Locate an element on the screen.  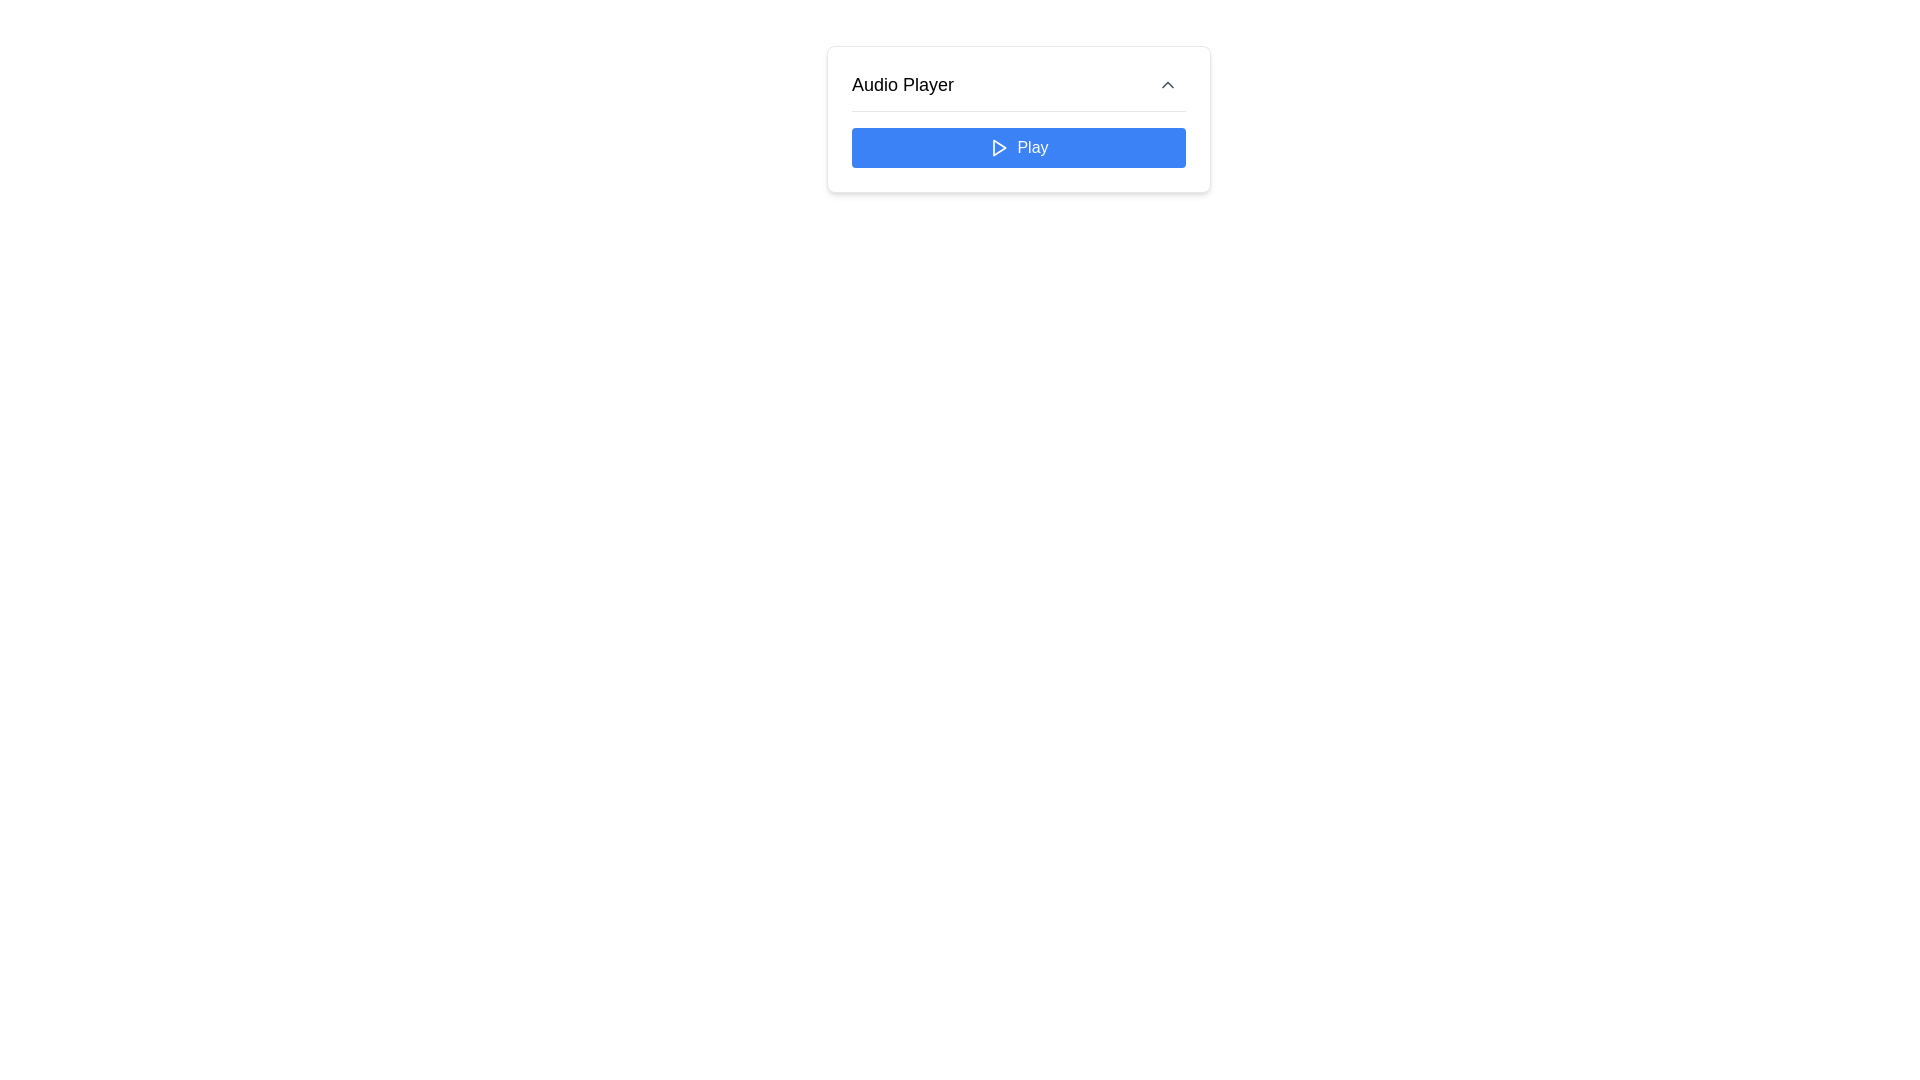
the upward direction icon located in the top-right area of the 'Audio Player' card is located at coordinates (1167, 83).